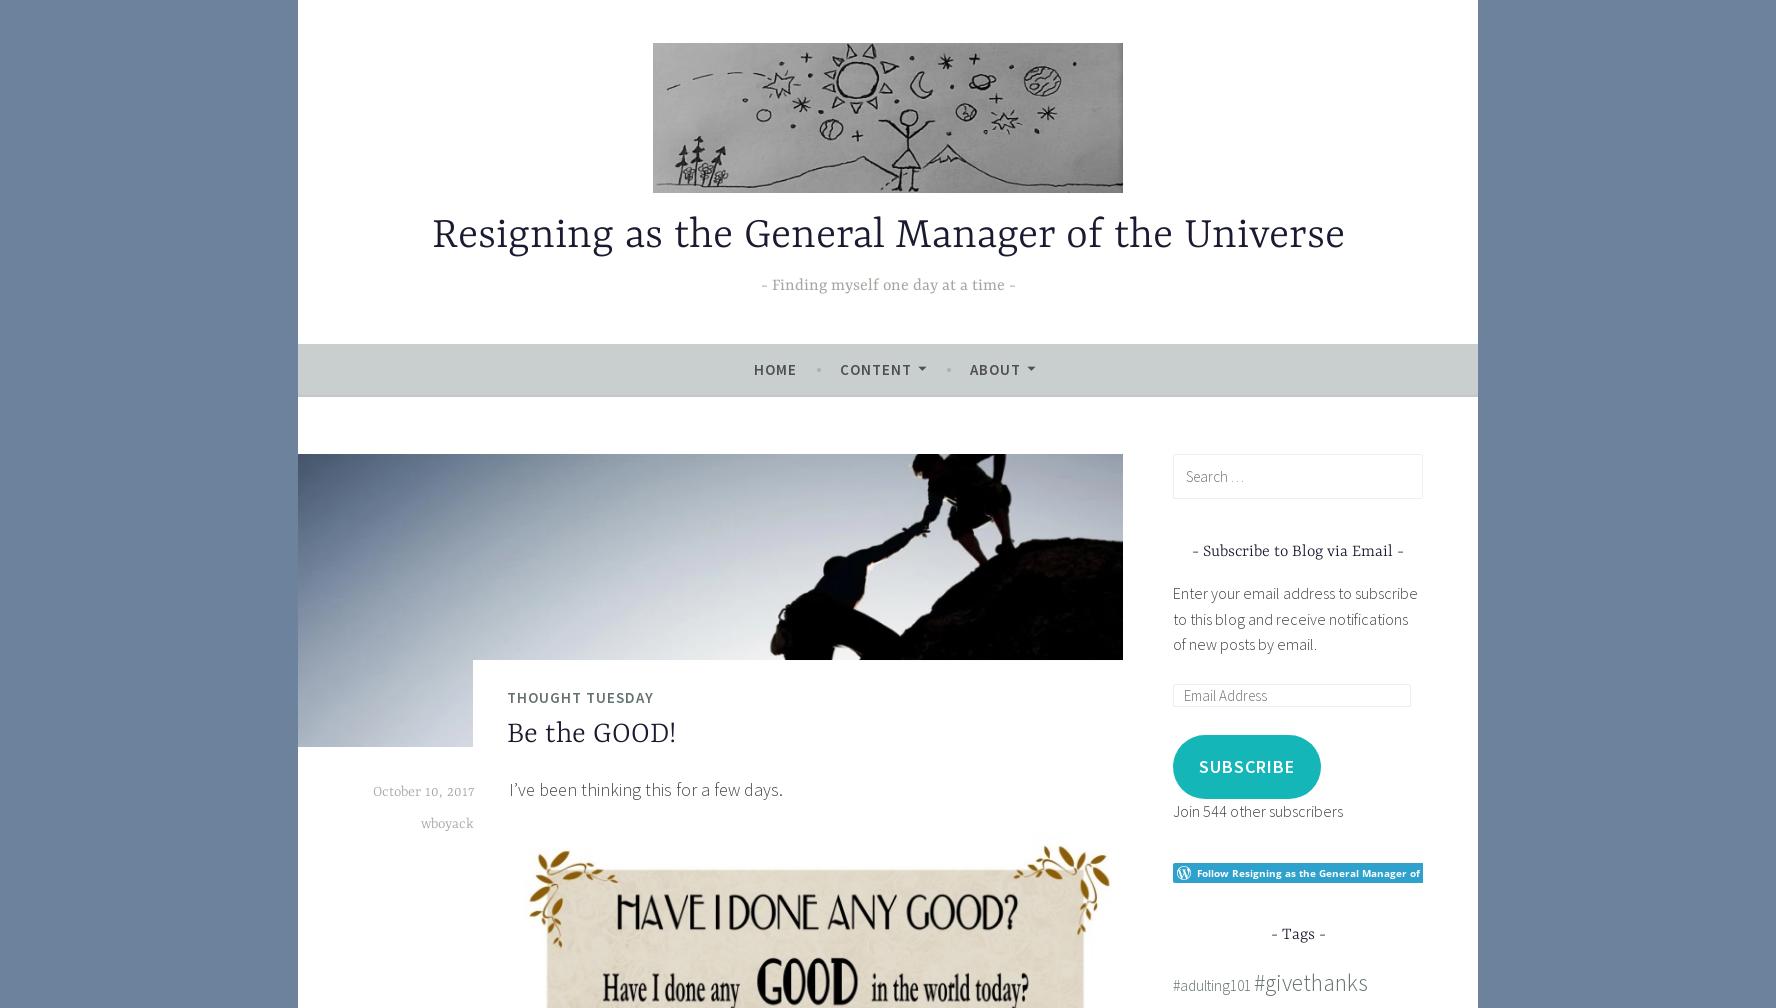  I want to click on 'Join 544 other subscribers', so click(1256, 810).